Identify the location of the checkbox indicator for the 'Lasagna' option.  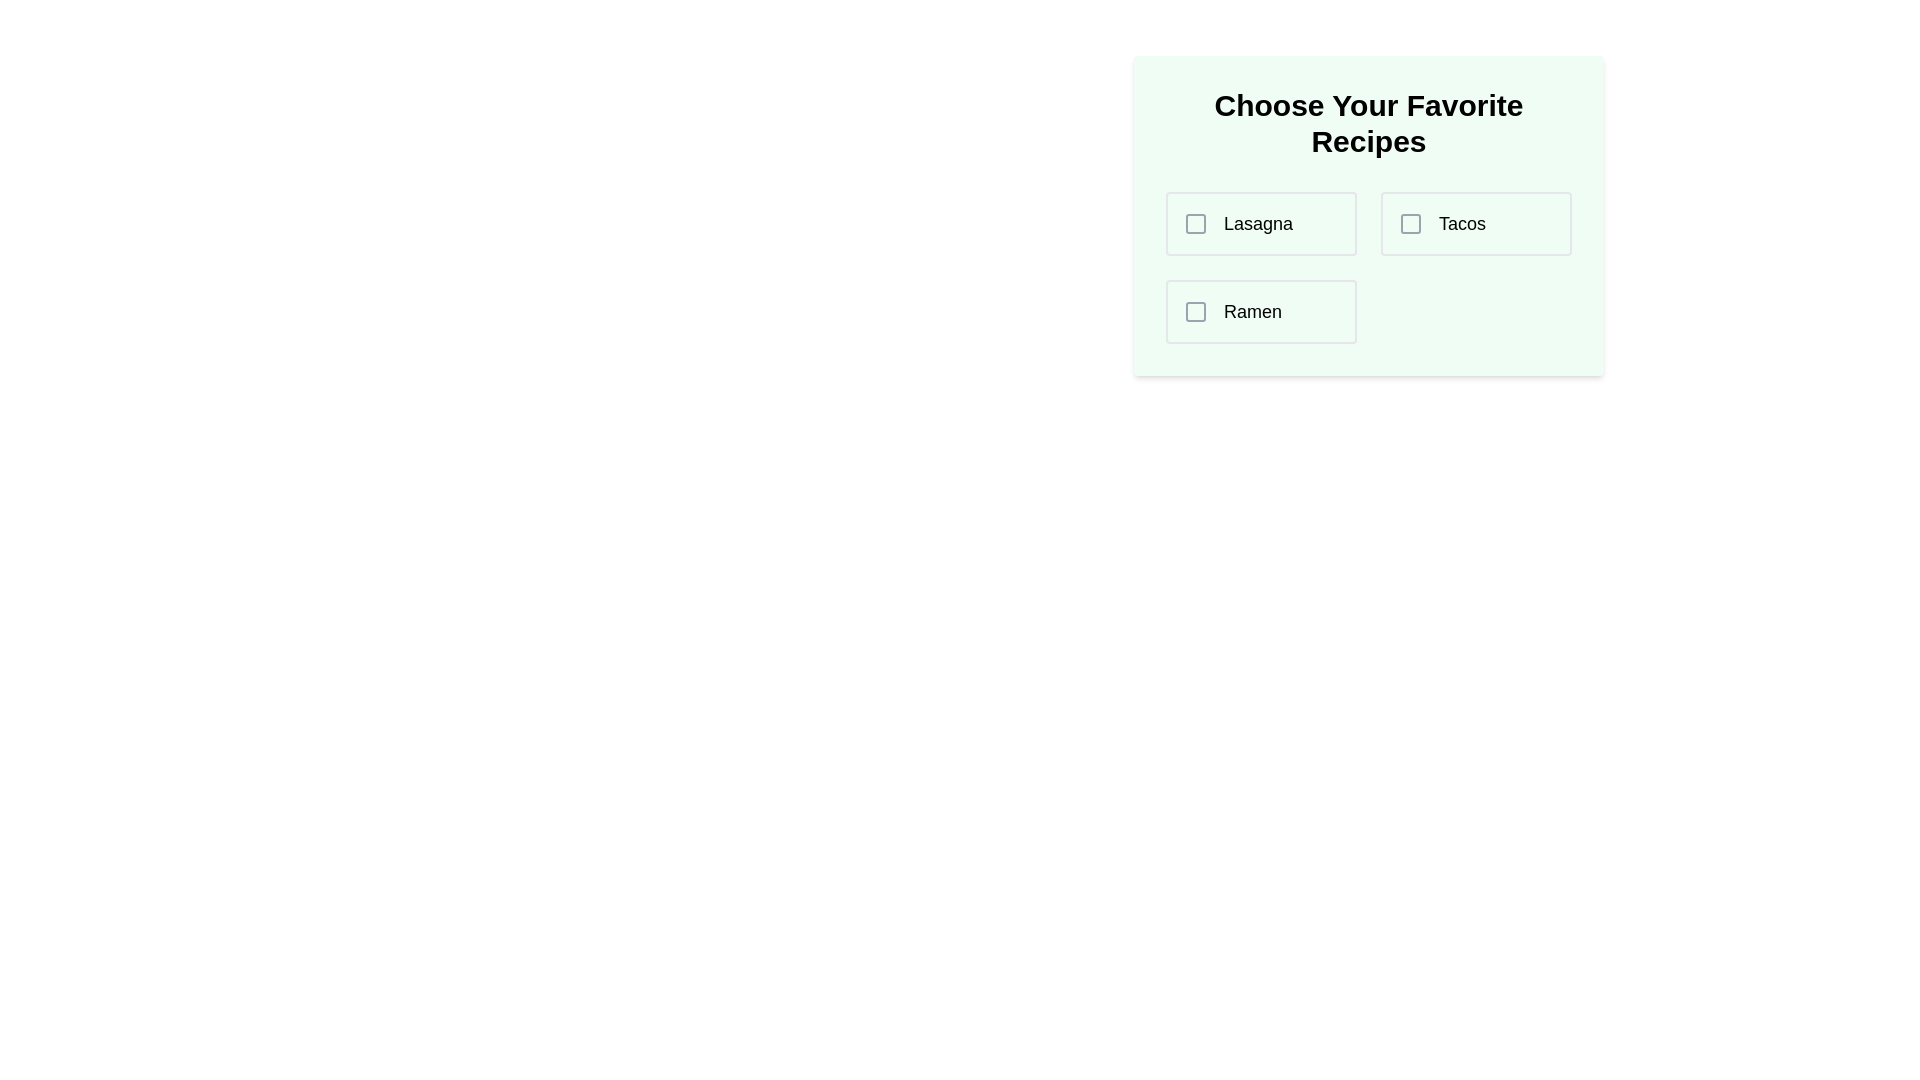
(1195, 223).